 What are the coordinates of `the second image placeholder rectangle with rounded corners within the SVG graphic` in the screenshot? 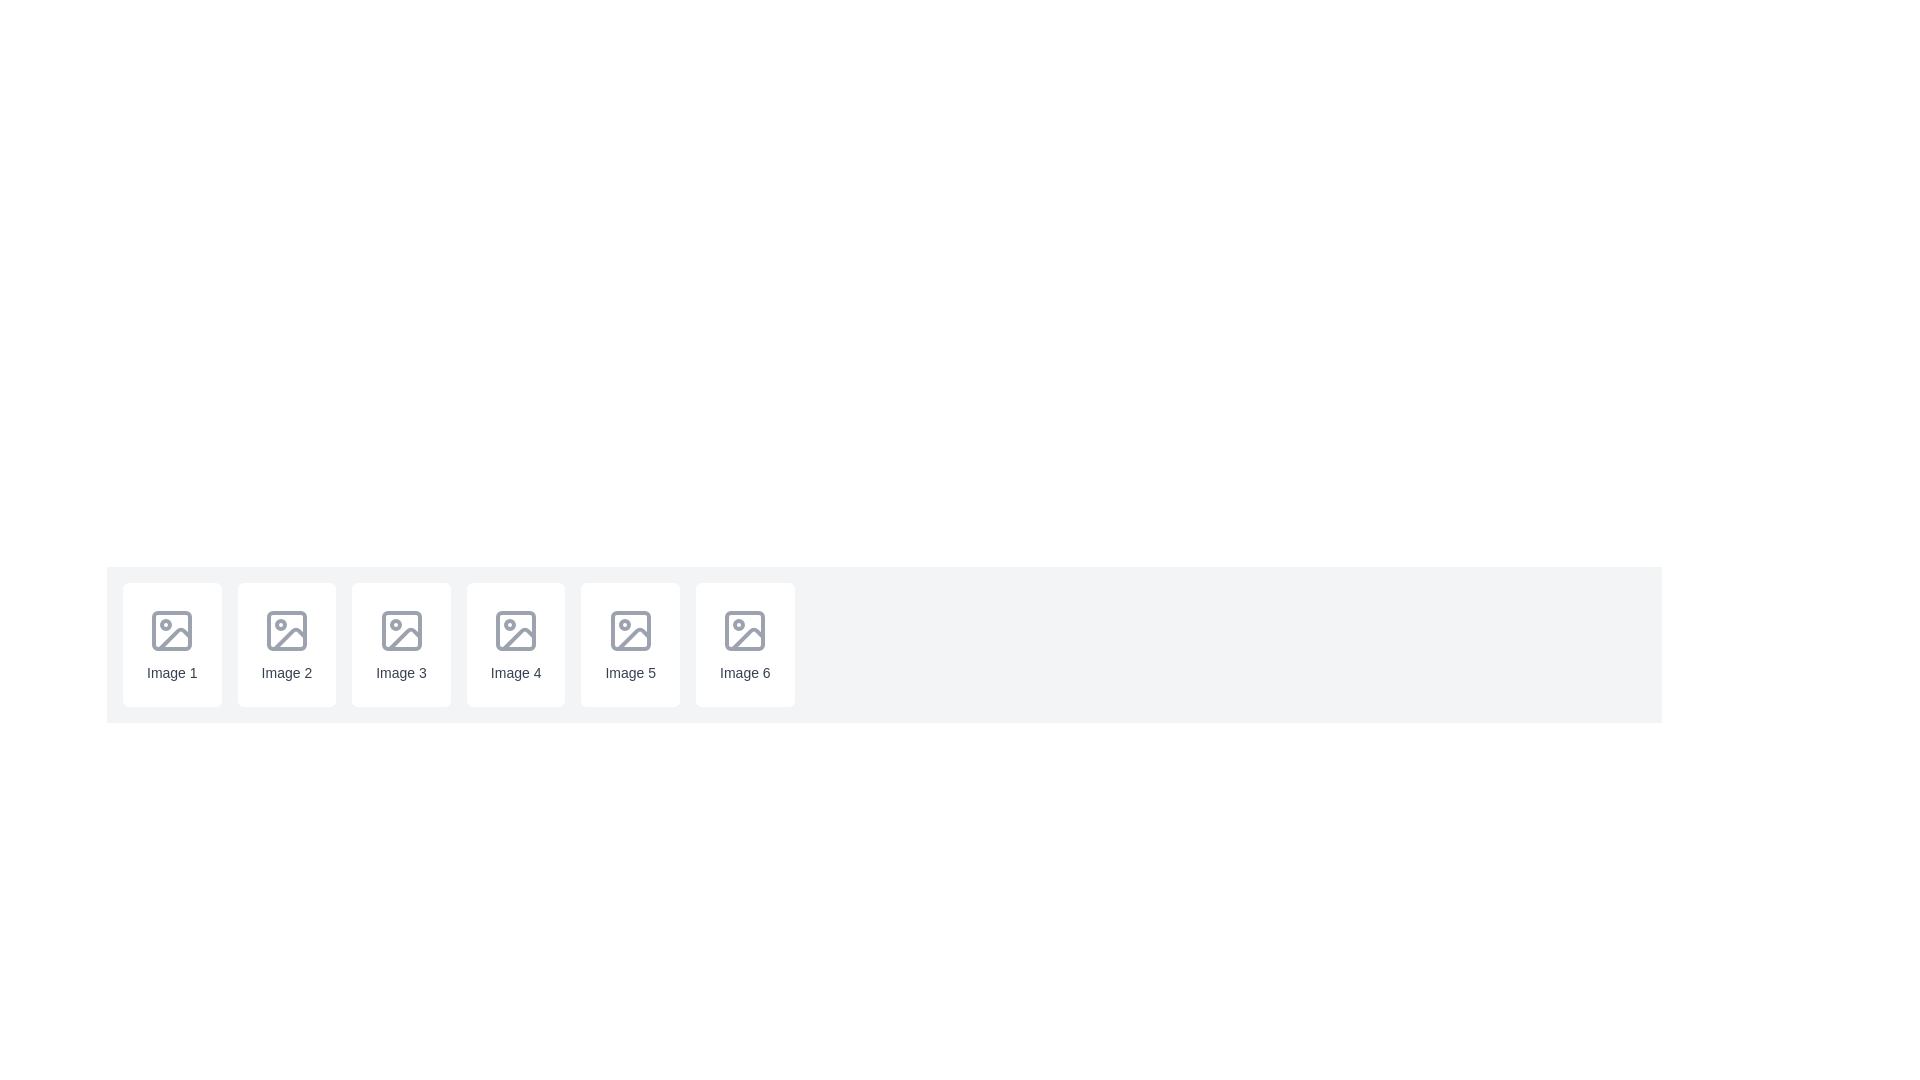 It's located at (285, 631).